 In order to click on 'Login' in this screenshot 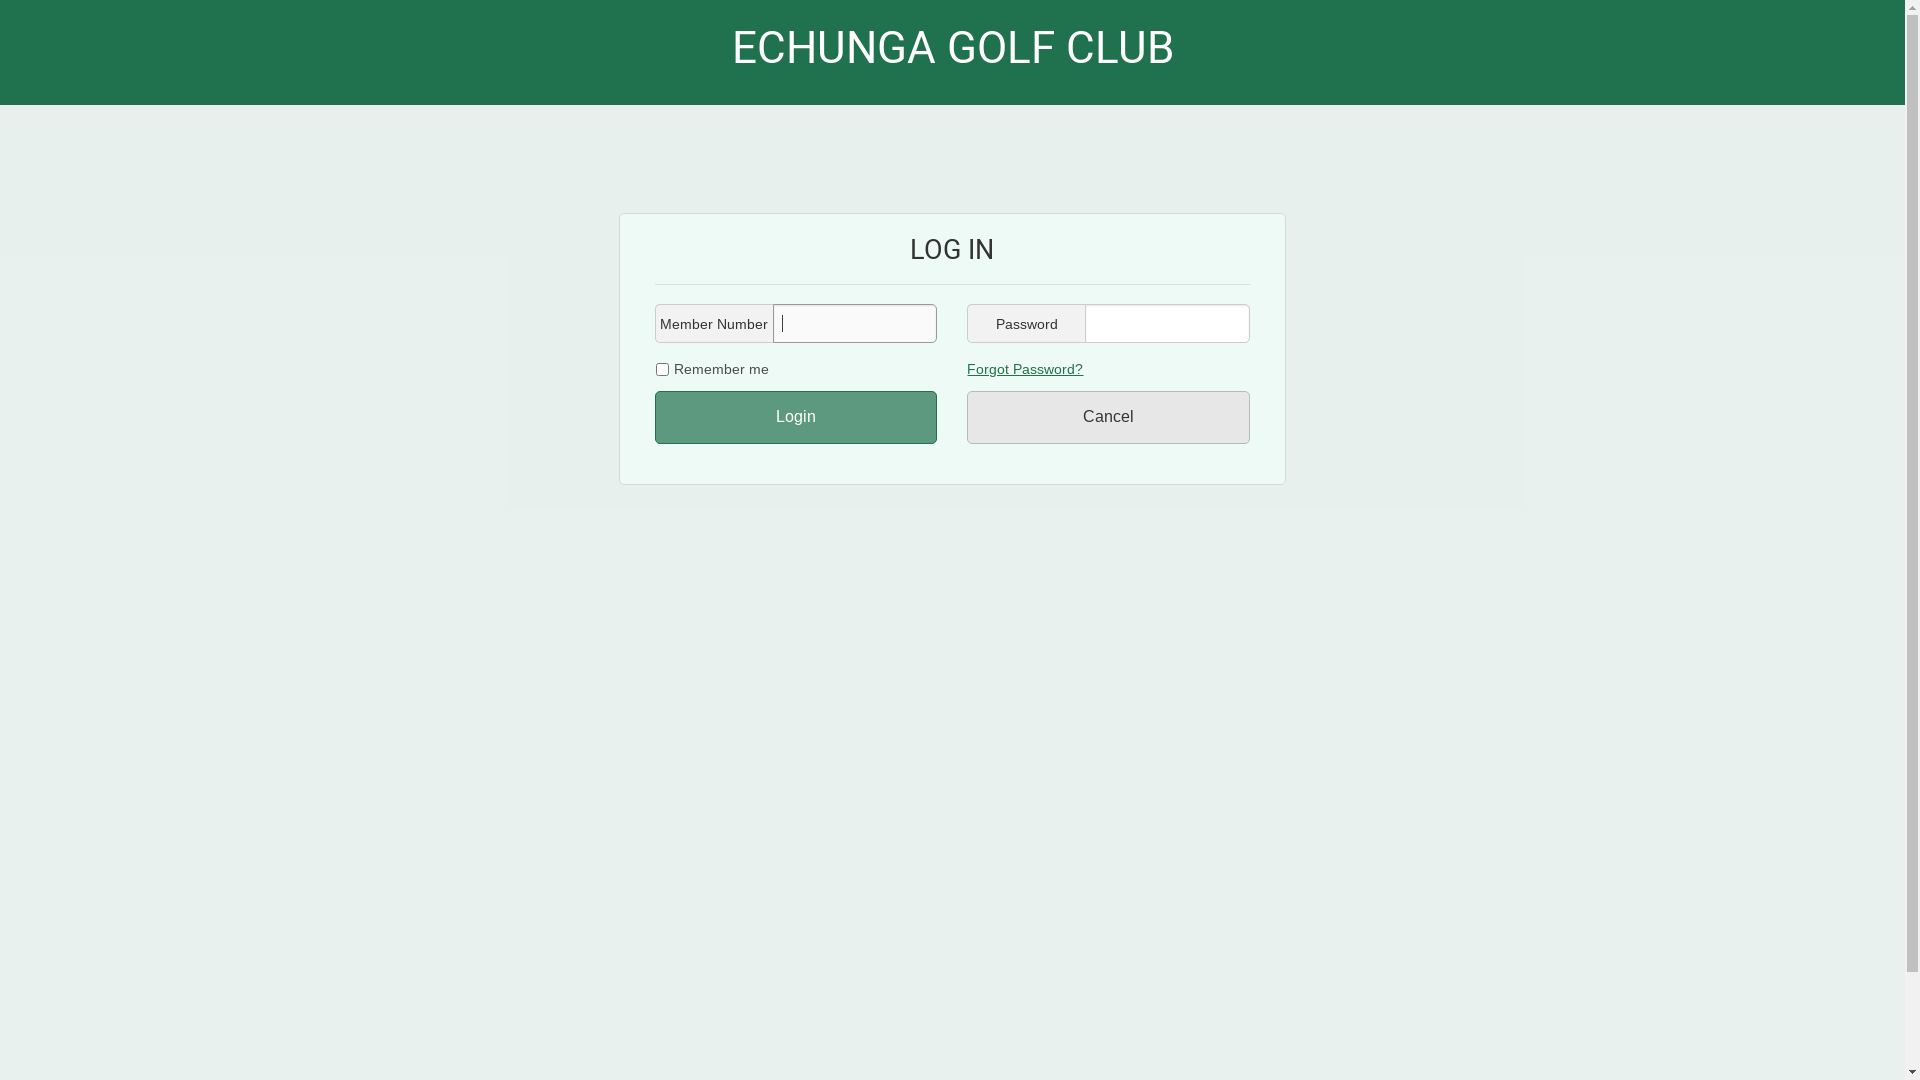, I will do `click(795, 416)`.